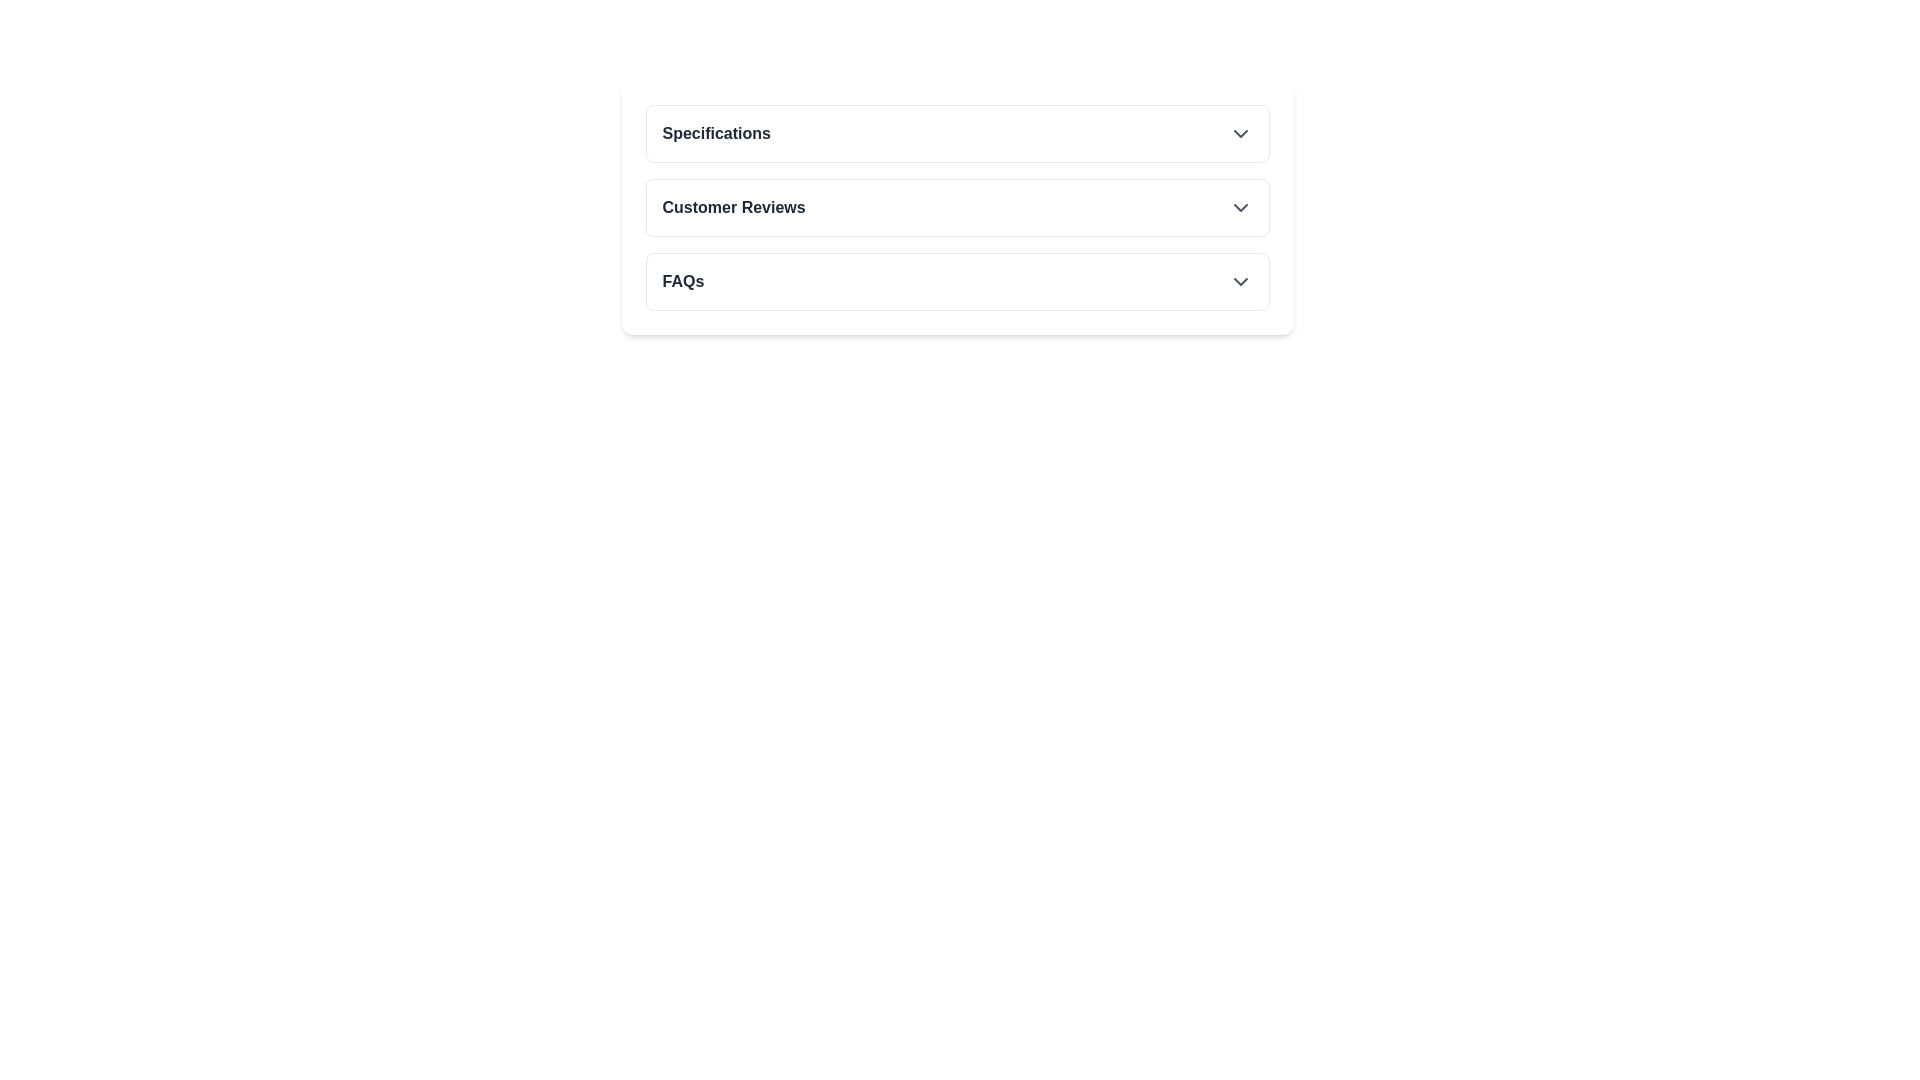 This screenshot has height=1080, width=1920. What do you see at coordinates (733, 208) in the screenshot?
I see `the 'Customer Reviews' text element, which is styled in bold dark gray and positioned between 'Specifications' and 'FAQs'` at bounding box center [733, 208].